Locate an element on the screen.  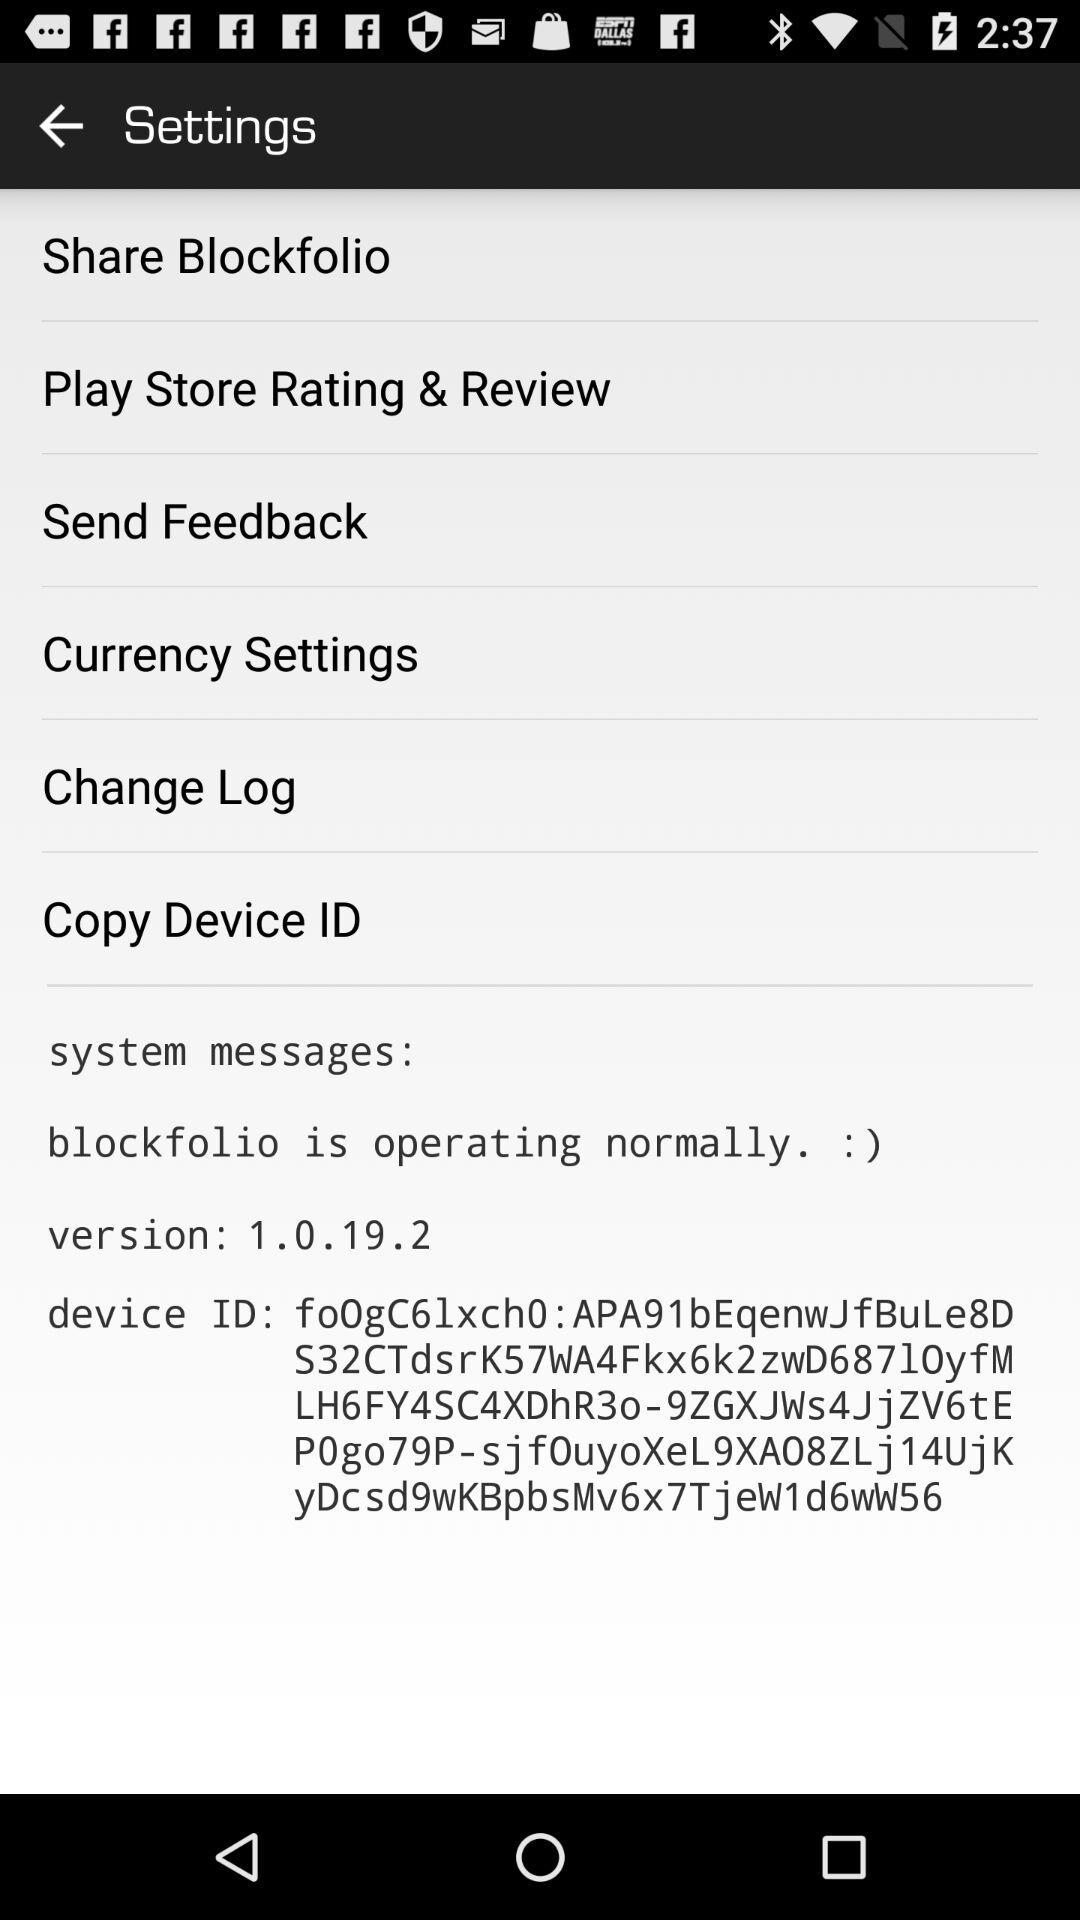
app above the play store rating item is located at coordinates (216, 253).